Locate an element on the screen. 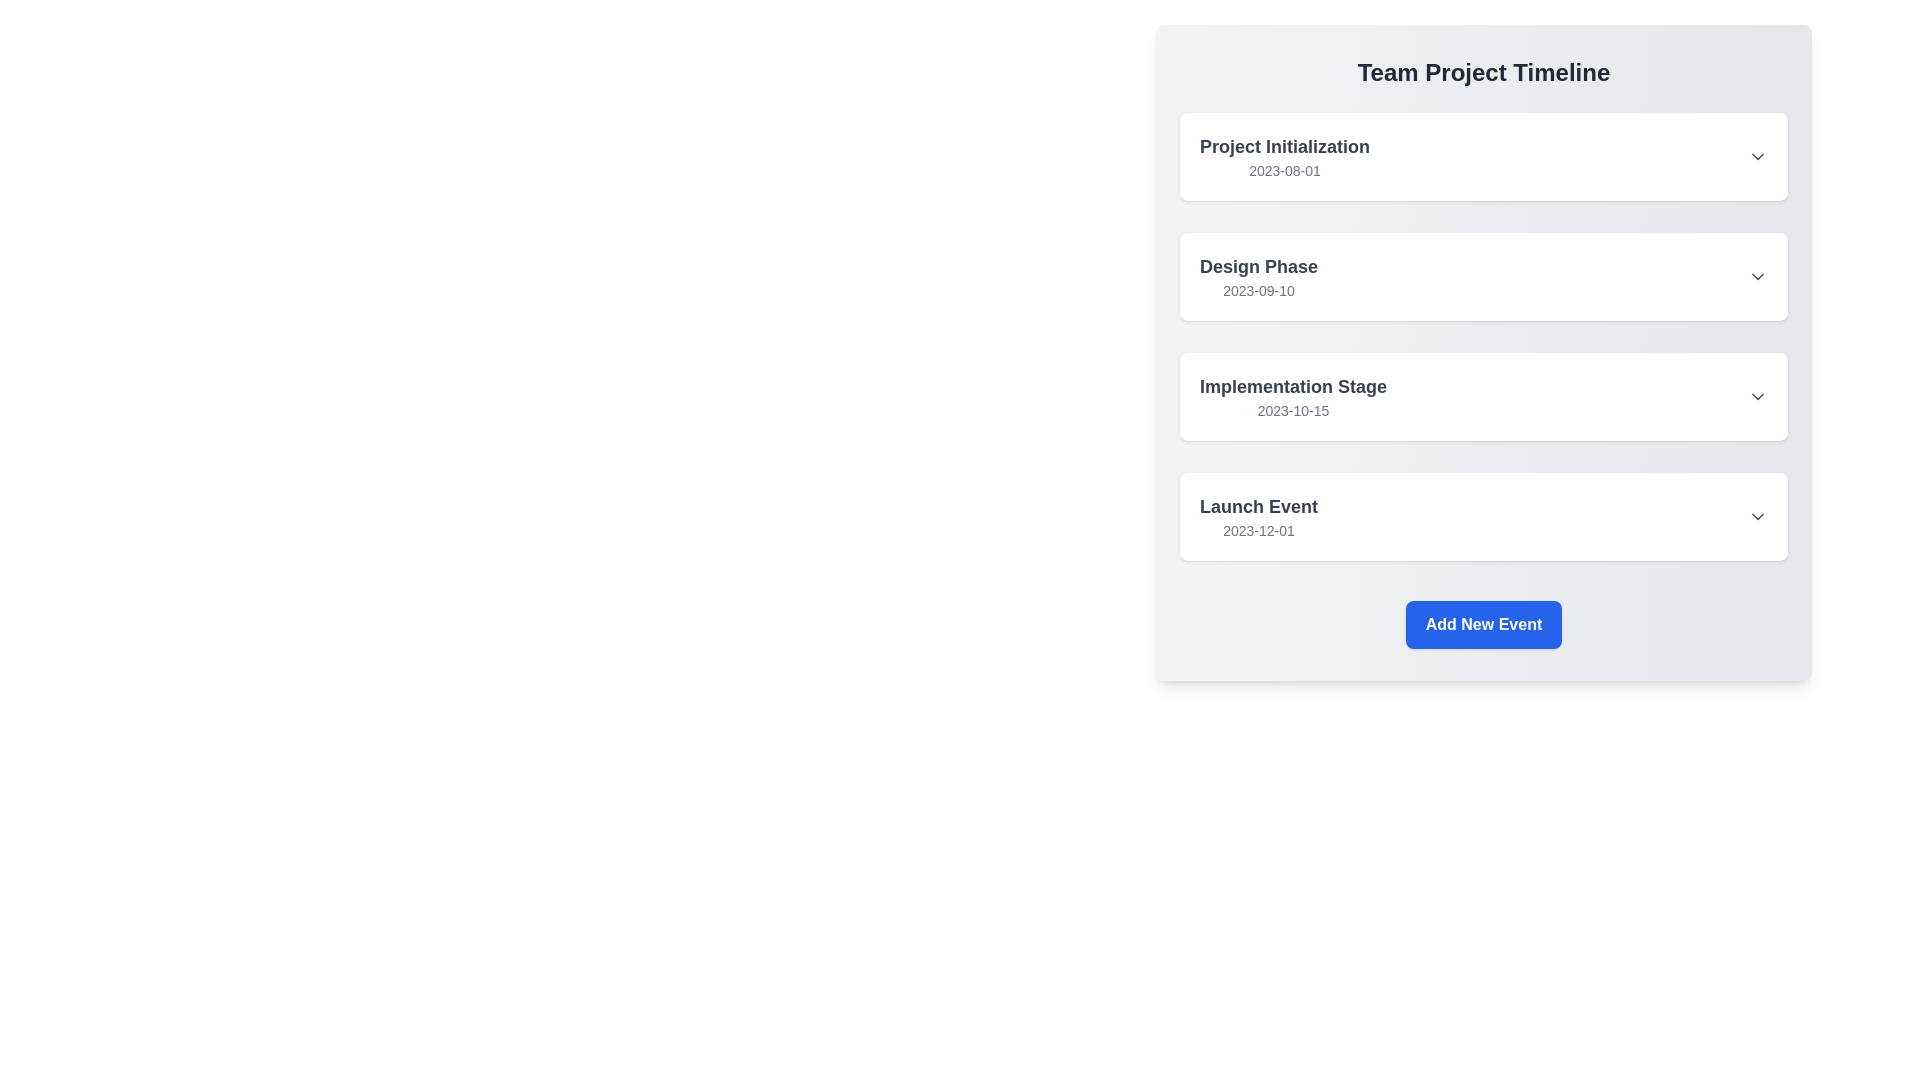 The height and width of the screenshot is (1080, 1920). the downward-facing gray chevron icon on the far-right side of the row containing 'Project Initialization' and '2023-08-01' is located at coordinates (1756, 156).